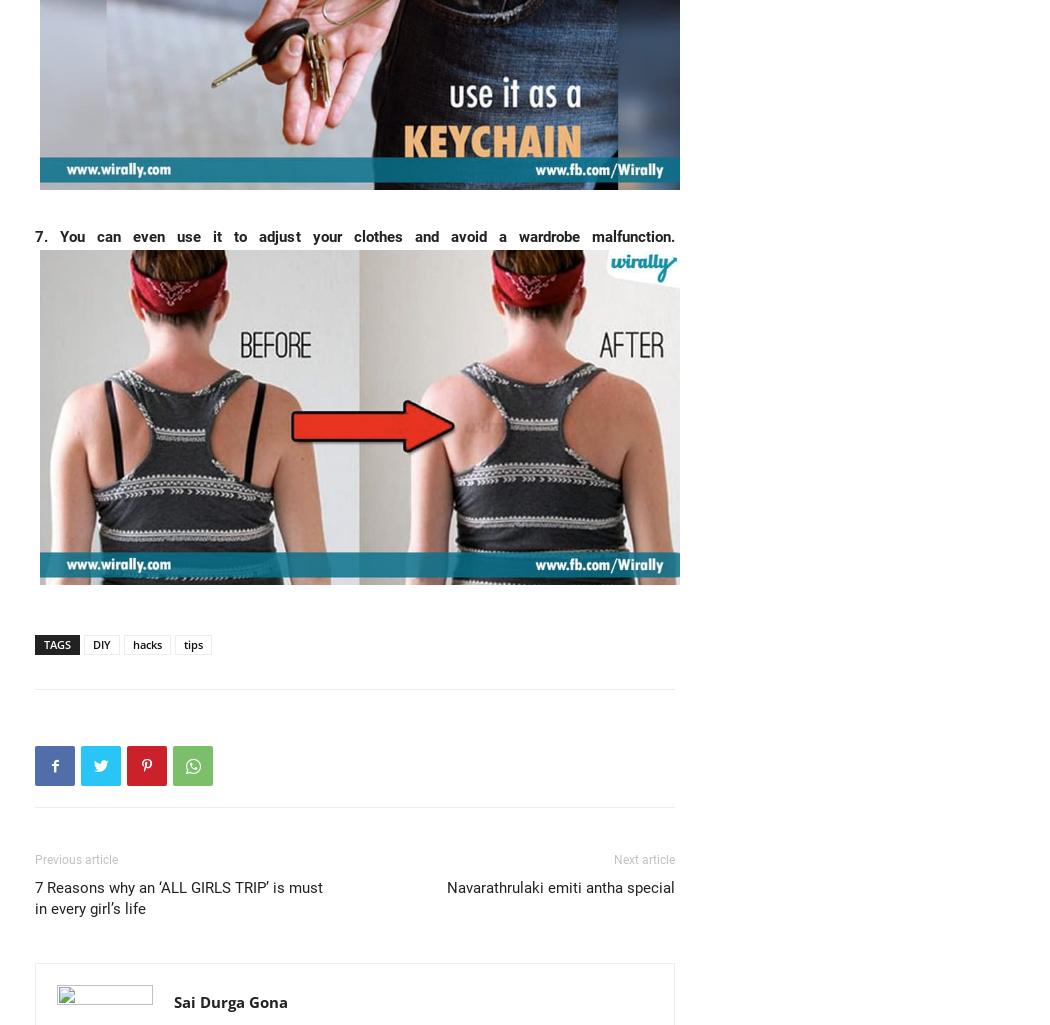  What do you see at coordinates (354, 235) in the screenshot?
I see `'7. You can even use it to adjust your clothes and avoid a wardrobe malfunction.'` at bounding box center [354, 235].